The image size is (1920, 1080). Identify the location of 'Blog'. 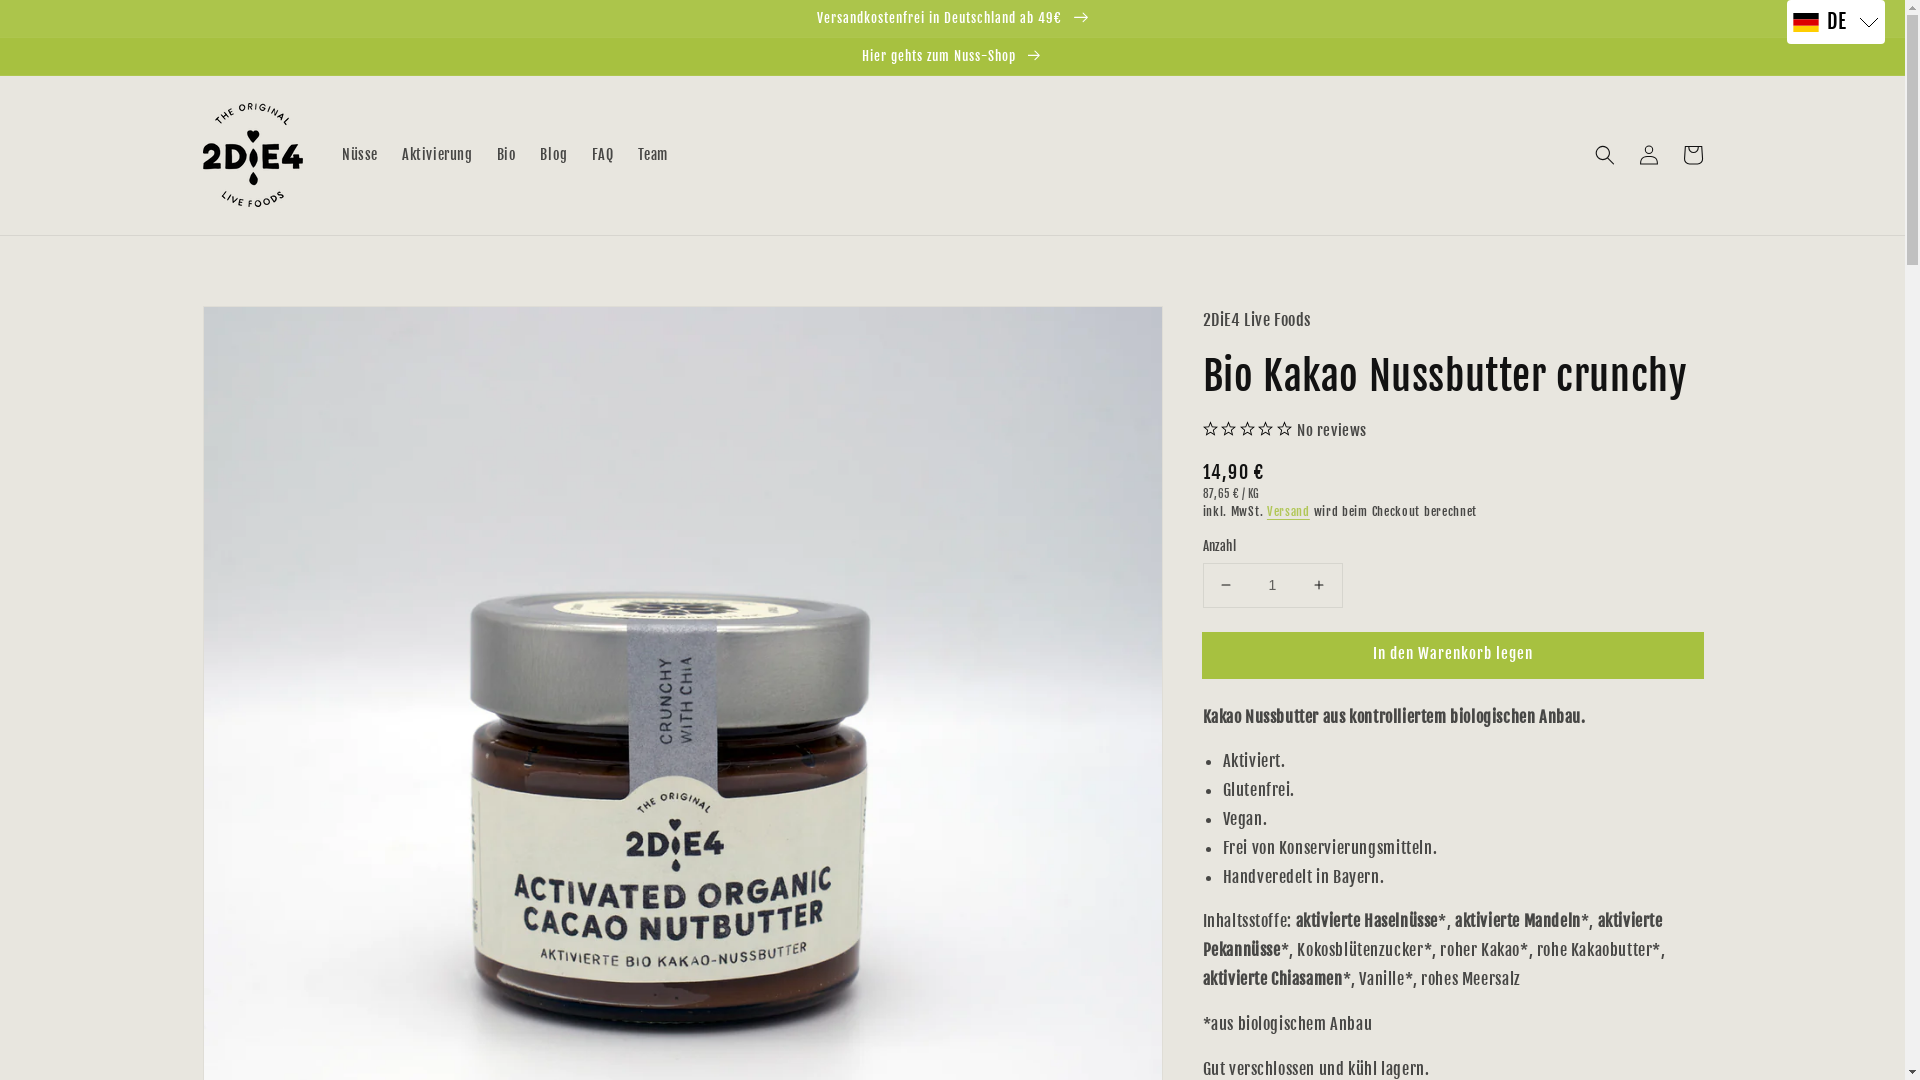
(528, 153).